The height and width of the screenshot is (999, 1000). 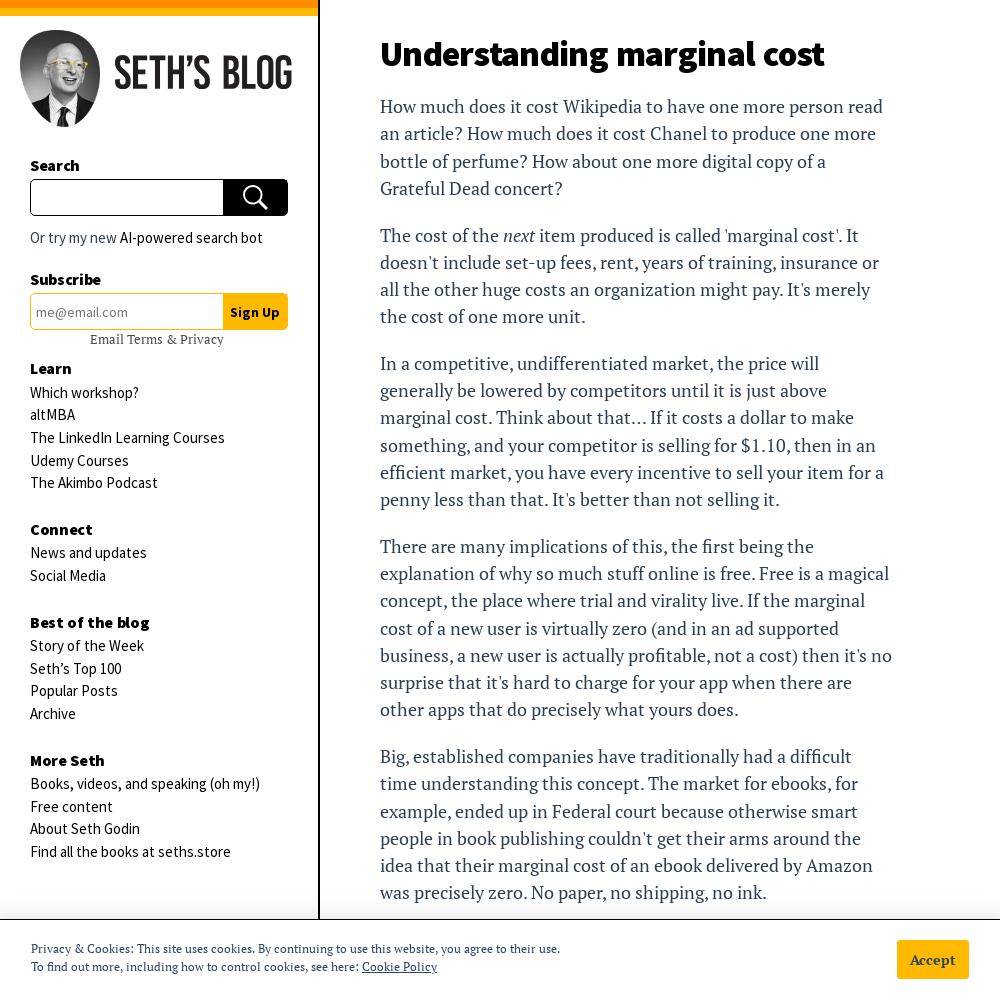 I want to click on 'item produced is called 'marginal cost'. It doesn't include set-up fees, rent, years of training, insurance or all the other huge costs an organization might pay. It's merely the cost of one more unit.', so click(x=380, y=275).